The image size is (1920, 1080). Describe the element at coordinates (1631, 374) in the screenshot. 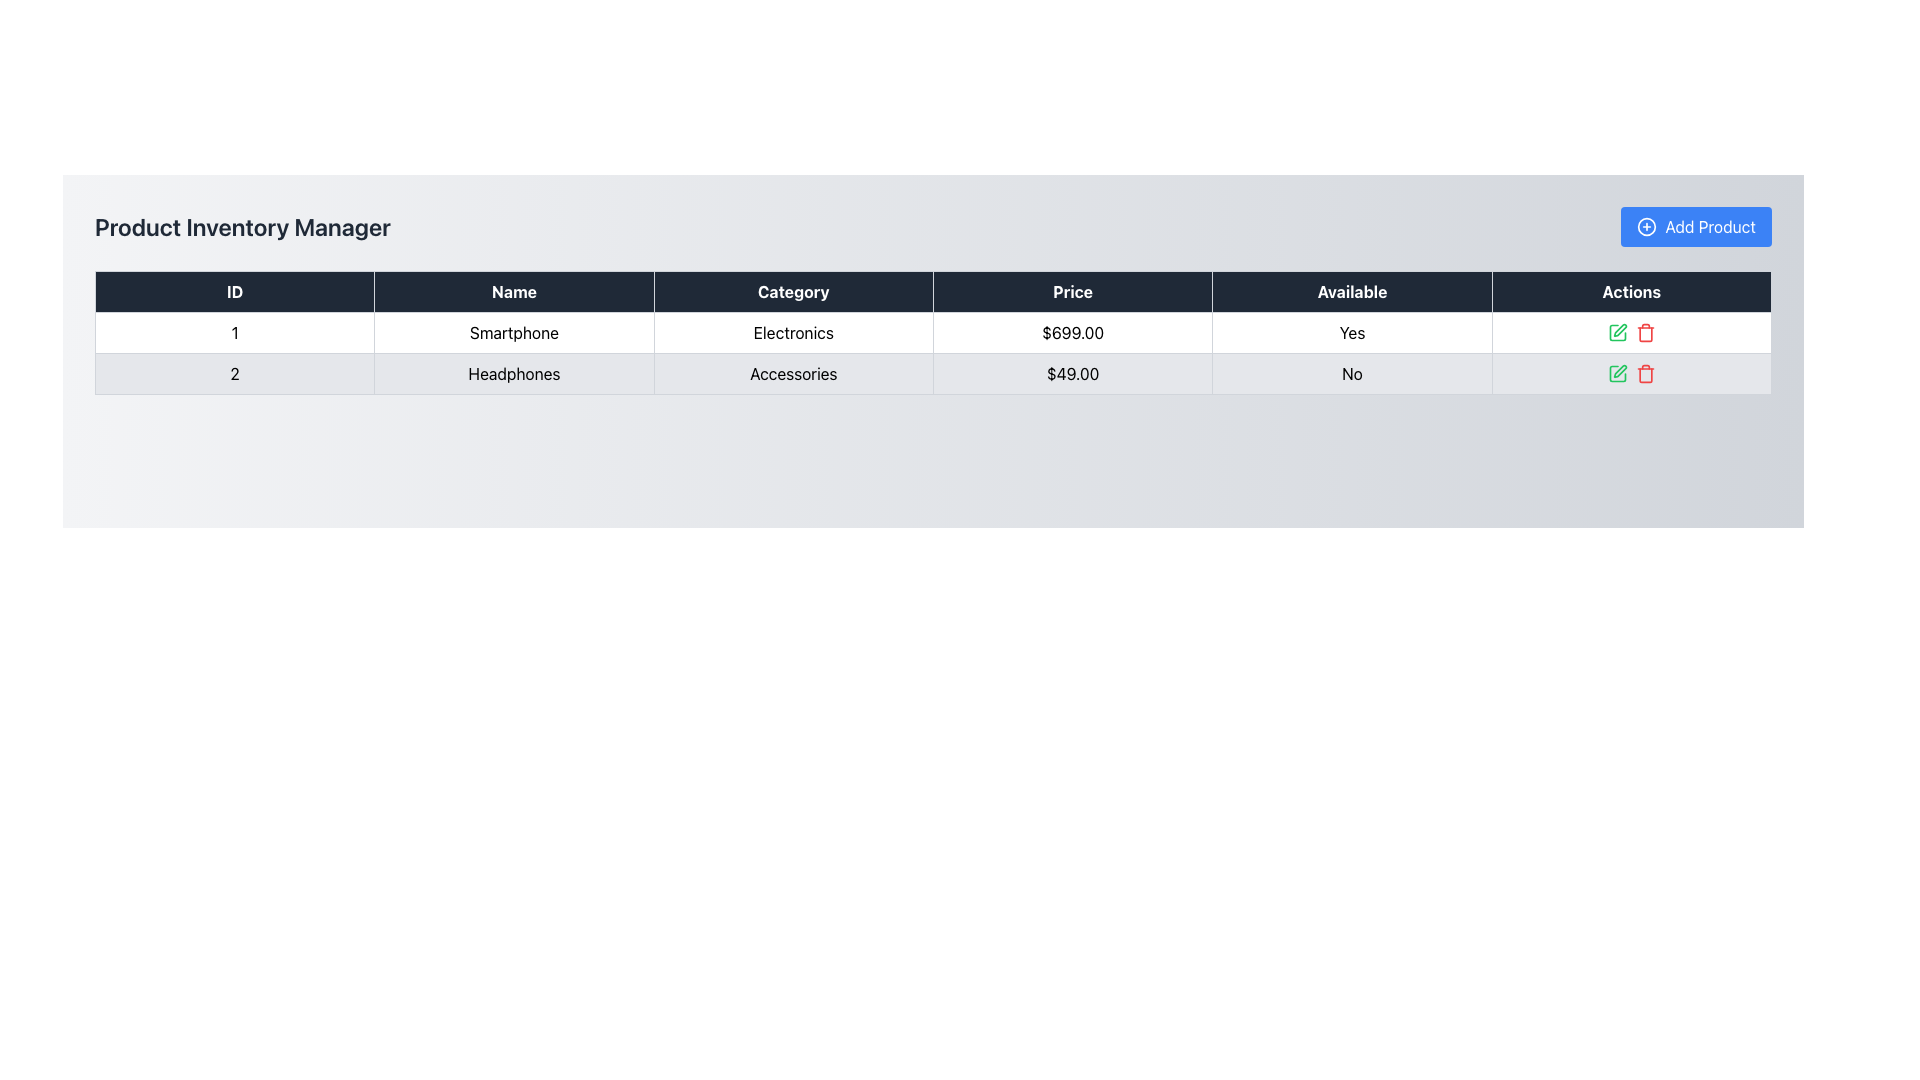

I see `the red delete icon in the Grouped interactive icons (edit and delete) located in the 'Actions' column of the second row in the table` at that location.